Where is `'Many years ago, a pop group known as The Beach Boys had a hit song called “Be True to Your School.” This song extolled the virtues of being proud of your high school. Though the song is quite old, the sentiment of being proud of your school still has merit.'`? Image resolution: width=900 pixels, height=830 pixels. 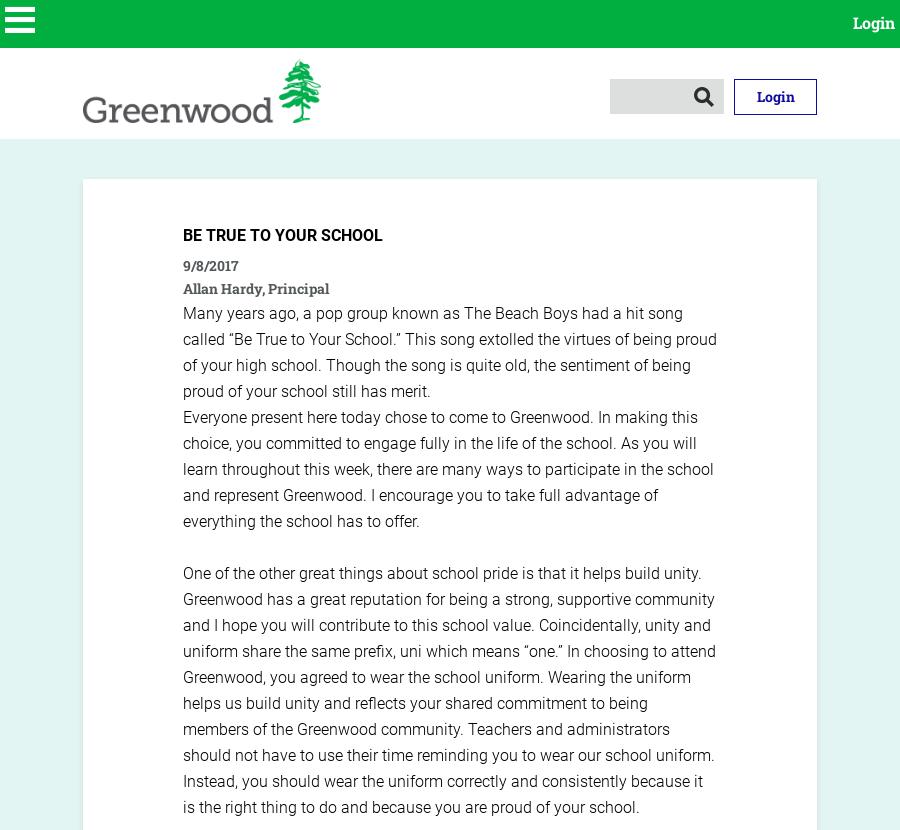
'Many years ago, a pop group known as The Beach Boys had a hit song called “Be True to Your School.” This song extolled the virtues of being proud of your high school. Though the song is quite old, the sentiment of being proud of your school still has merit.' is located at coordinates (450, 351).